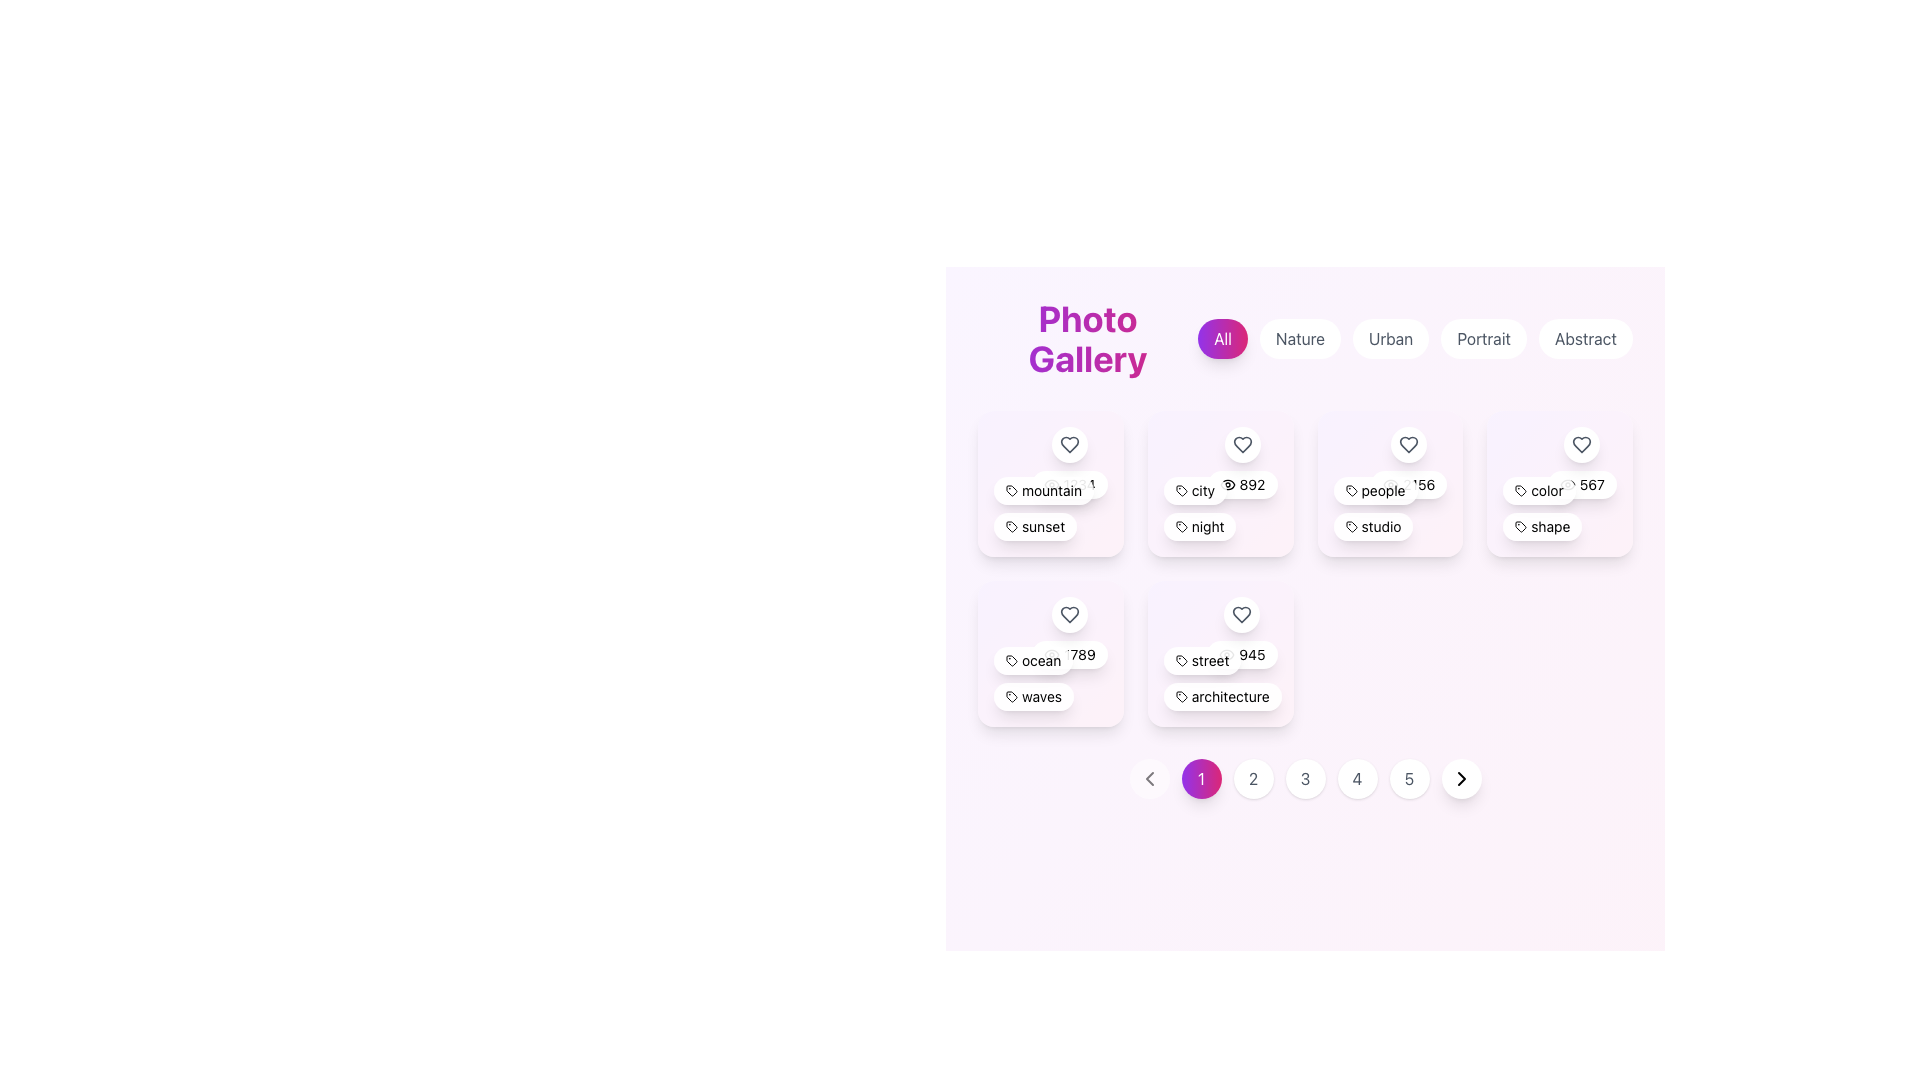  I want to click on the tag or label element that appears as a rounded rectangle with a light background, containing a tag icon and the text 'street', located in the fifth card of a grid layout, so click(1201, 660).